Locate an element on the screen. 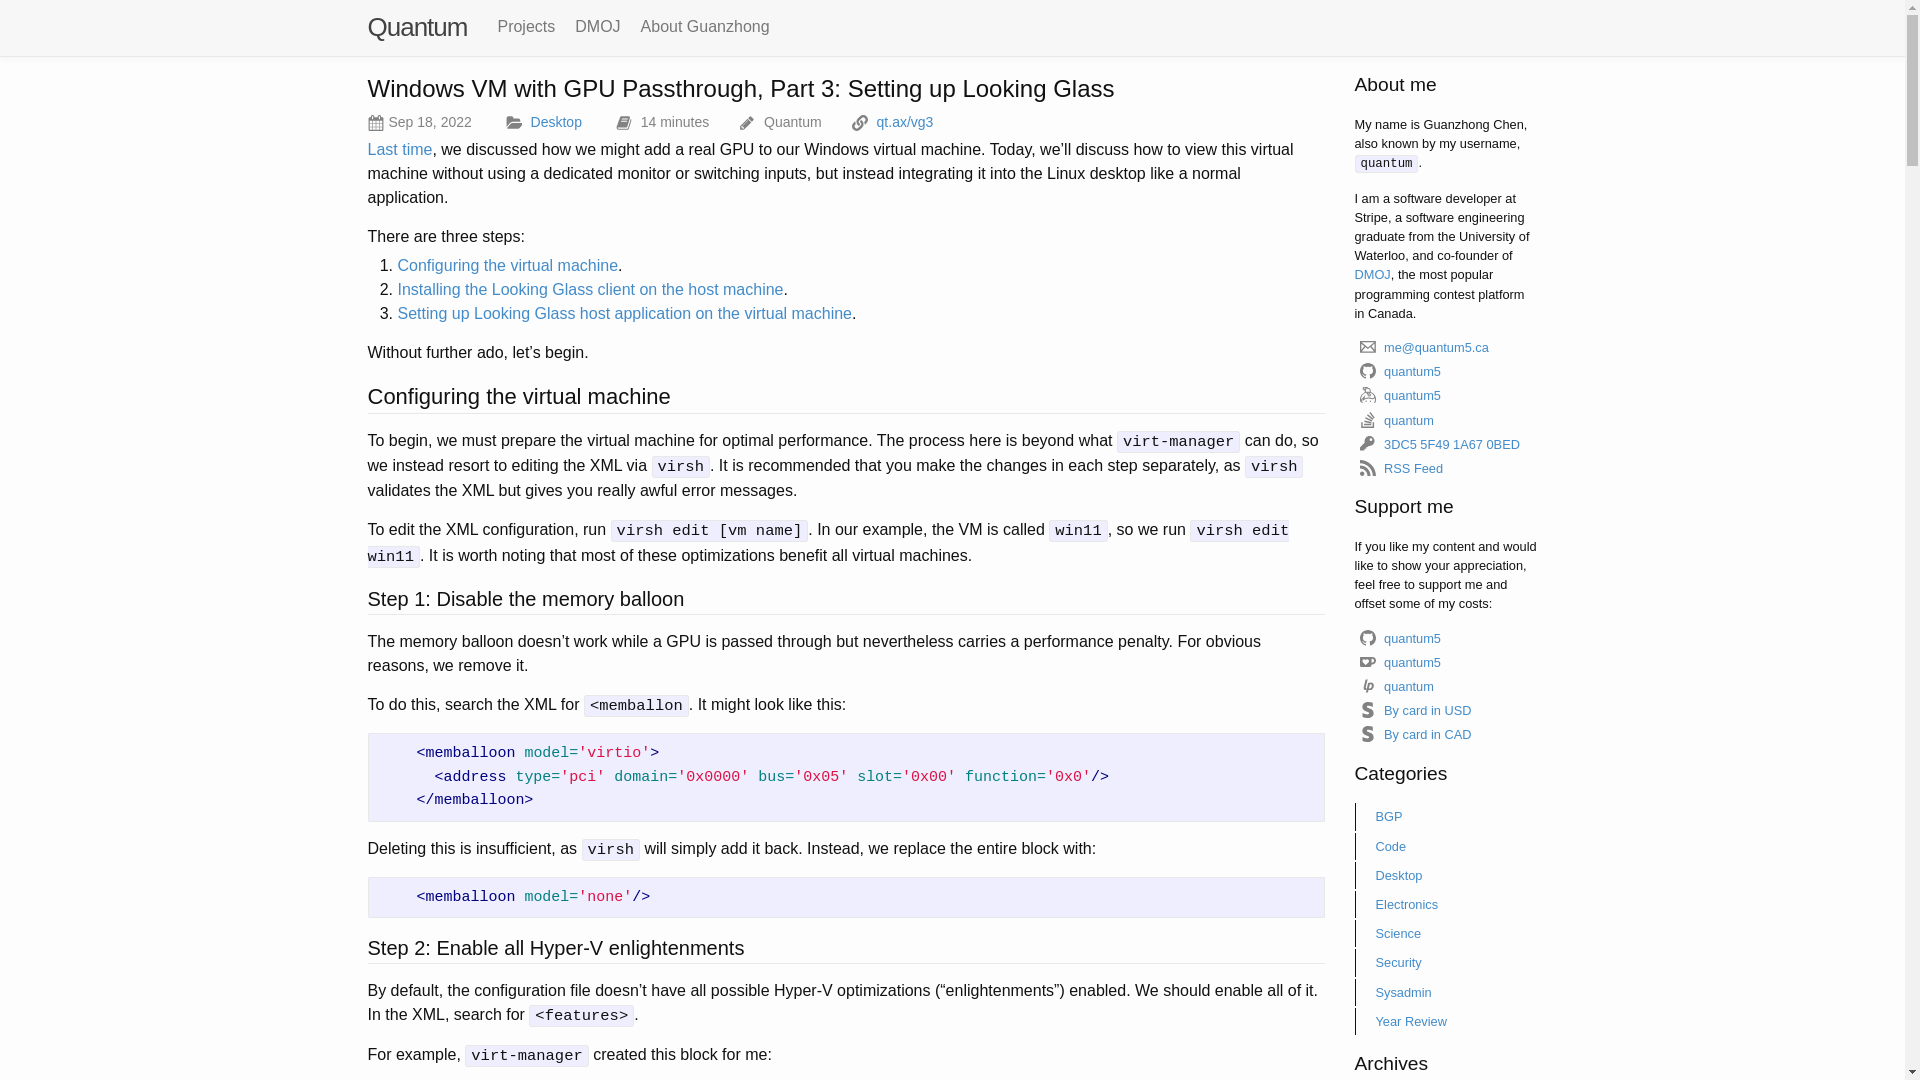 The image size is (1920, 1080). 'Sysadmin' is located at coordinates (1353, 992).